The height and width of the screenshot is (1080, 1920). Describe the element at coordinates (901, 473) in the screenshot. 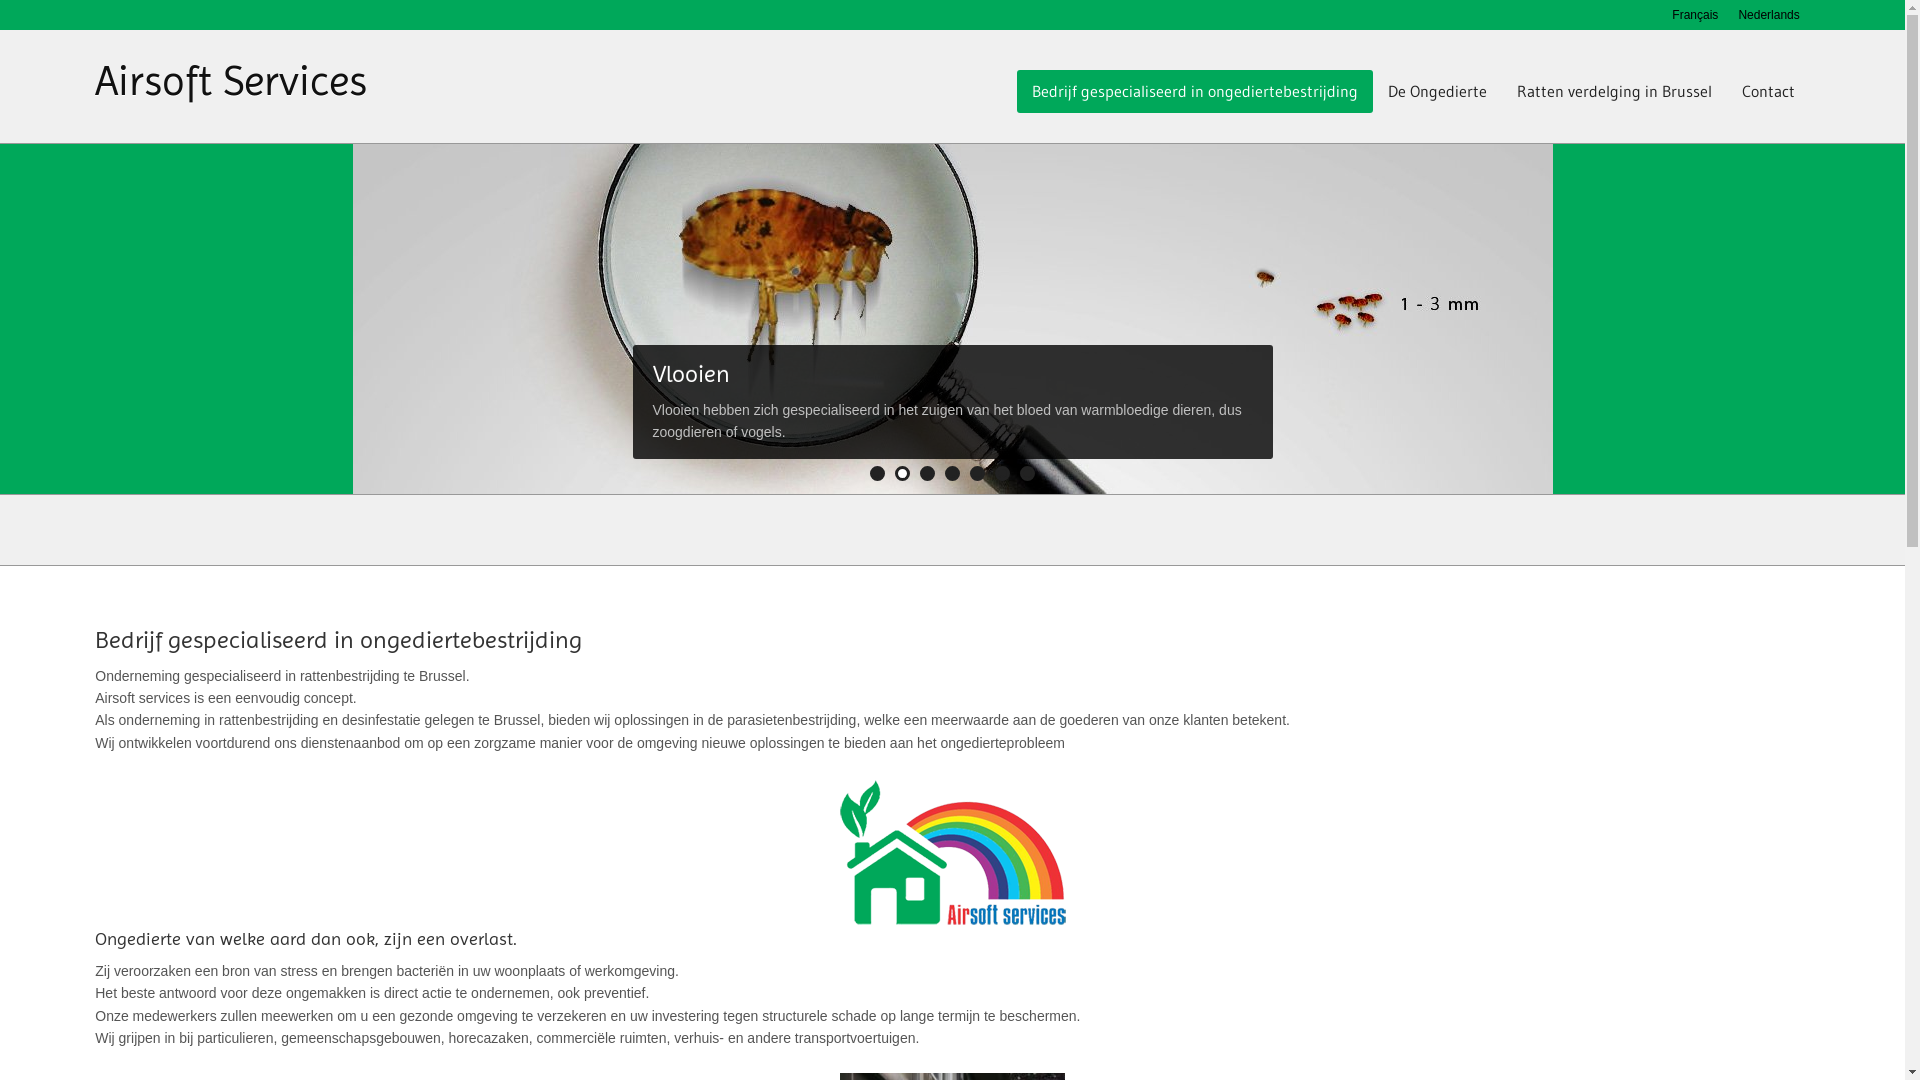

I see `'2'` at that location.